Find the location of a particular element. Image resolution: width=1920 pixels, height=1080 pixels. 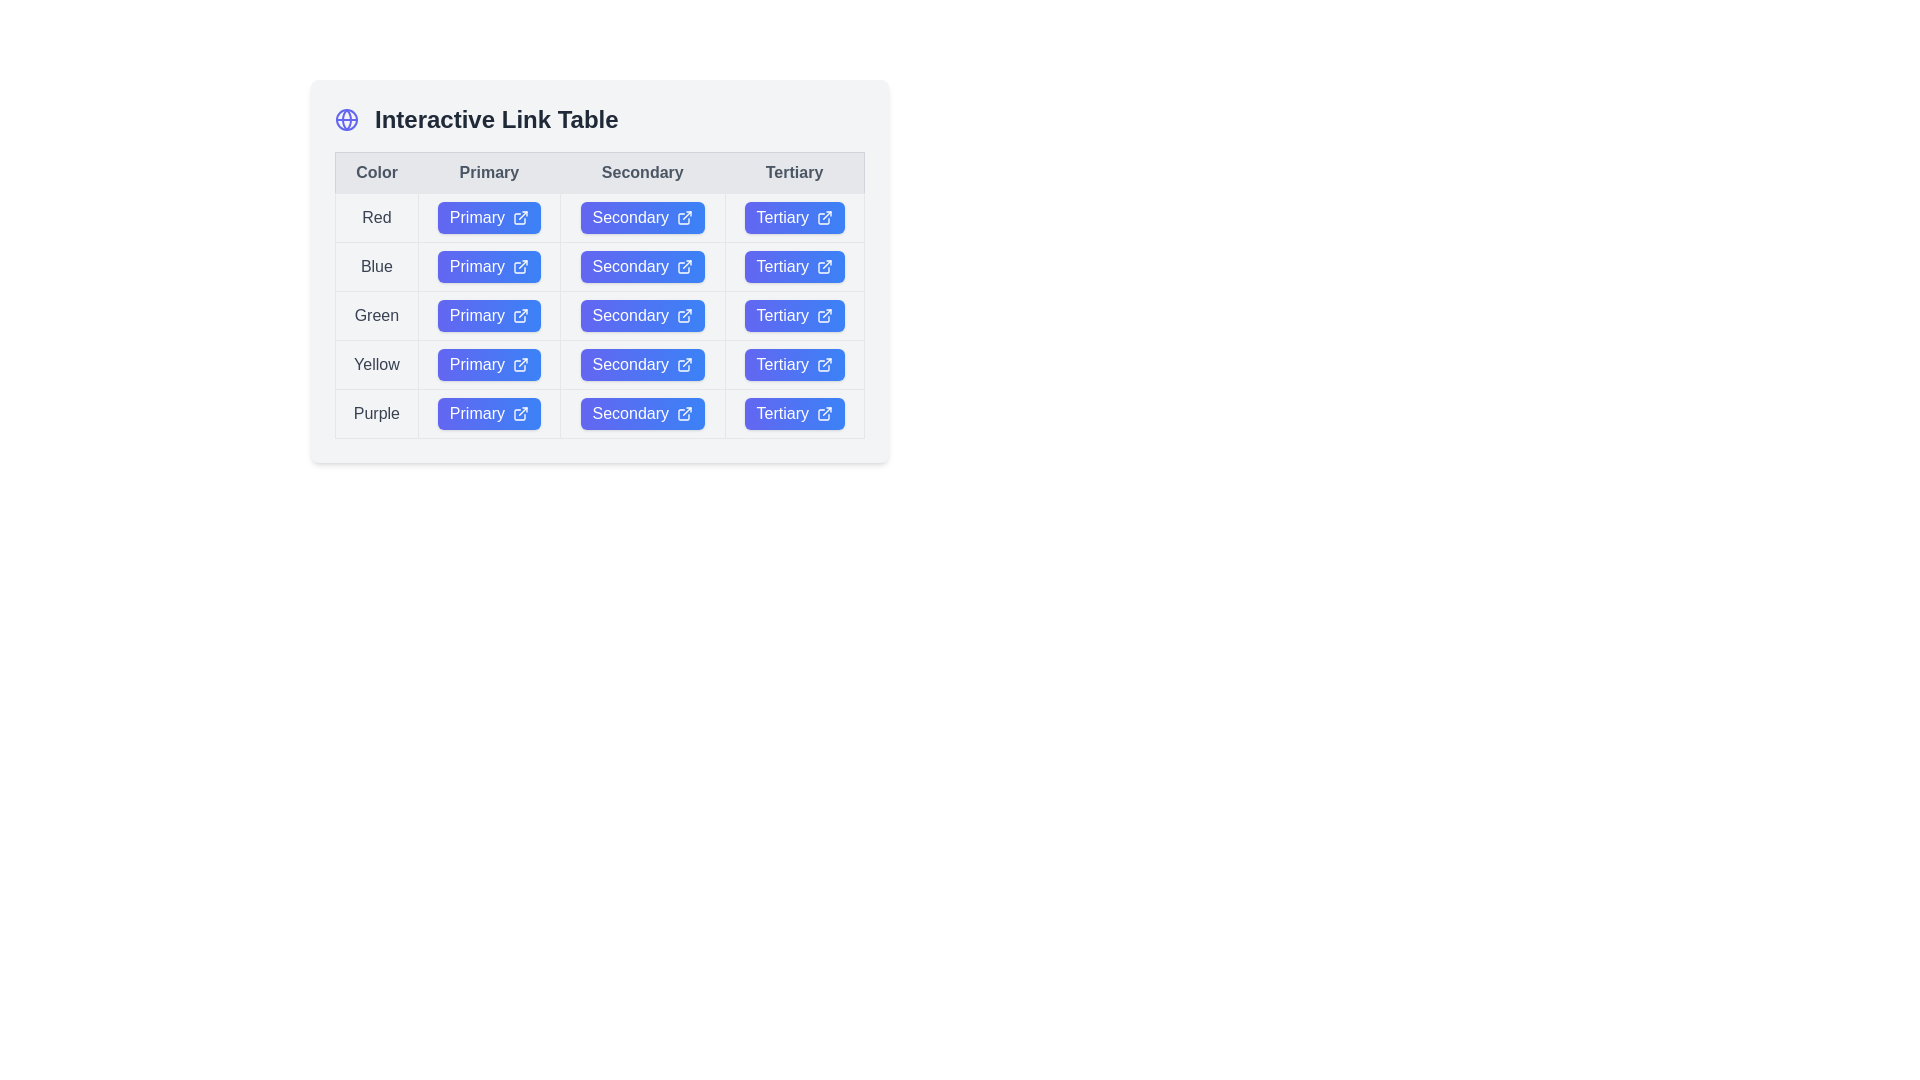

the links within the third row of the table that corresponds to the 'Green' color category is located at coordinates (599, 315).